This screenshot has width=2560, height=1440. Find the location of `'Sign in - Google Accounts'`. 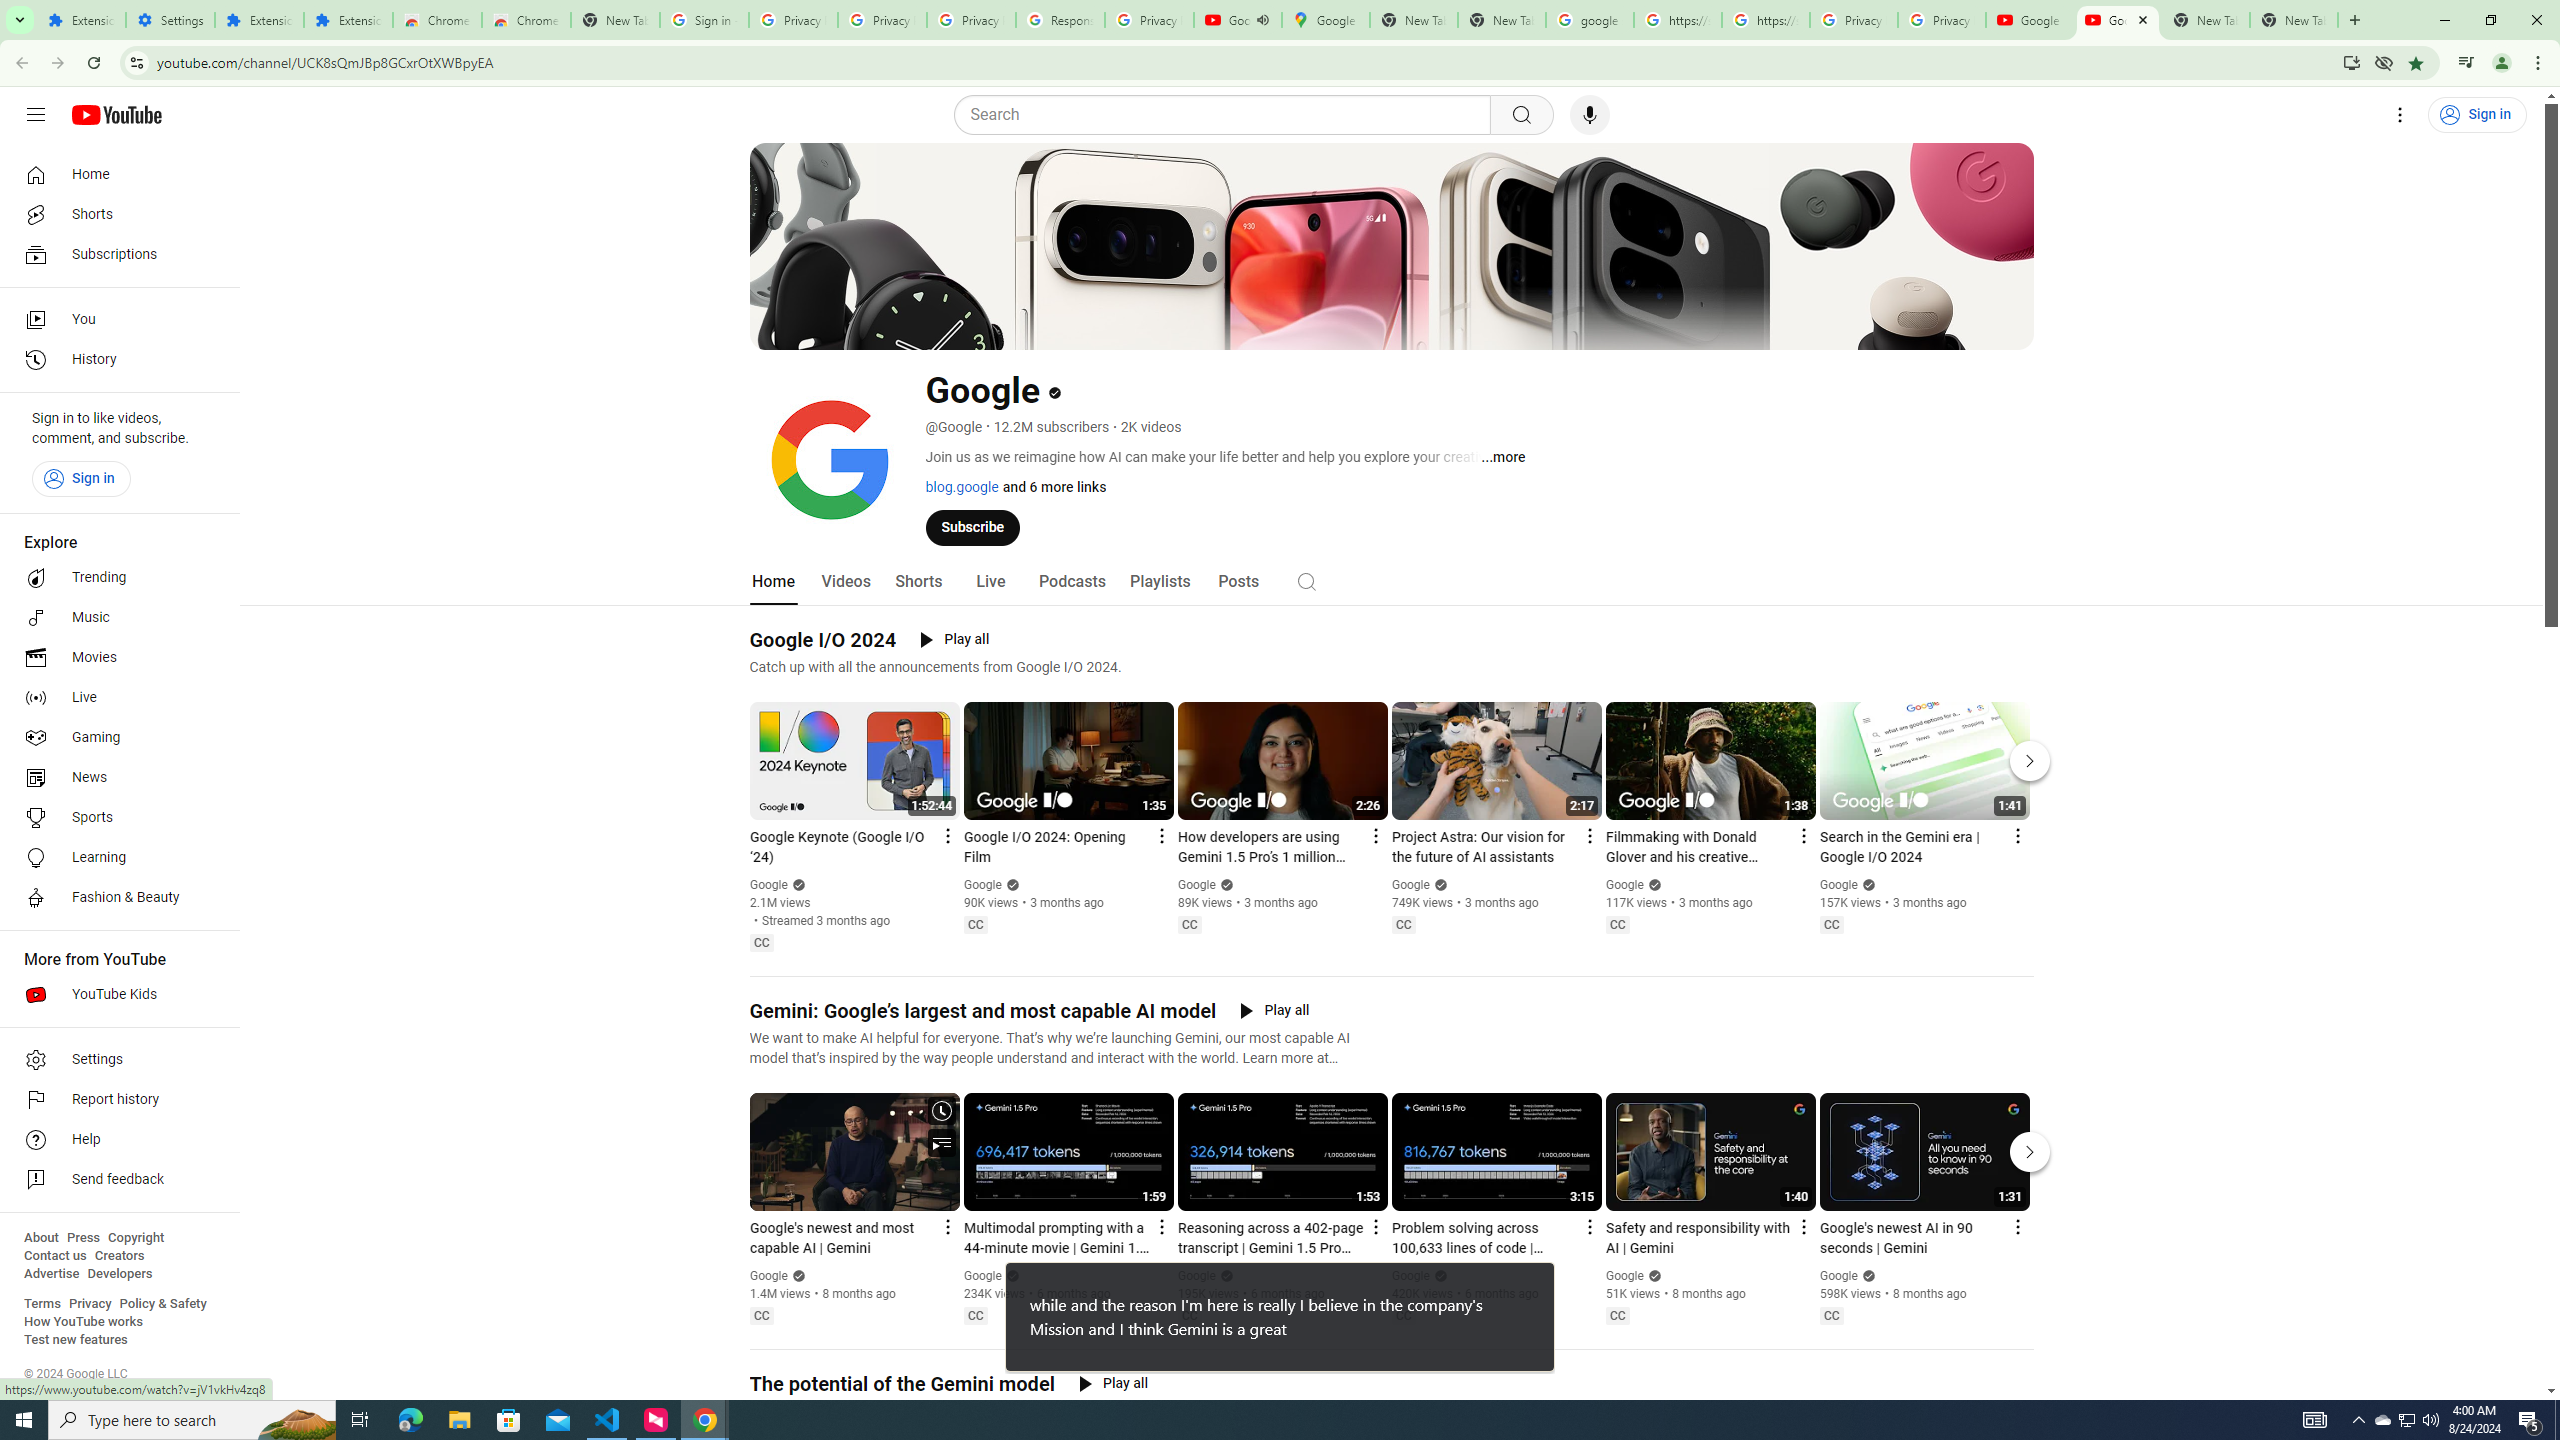

'Sign in - Google Accounts' is located at coordinates (704, 19).